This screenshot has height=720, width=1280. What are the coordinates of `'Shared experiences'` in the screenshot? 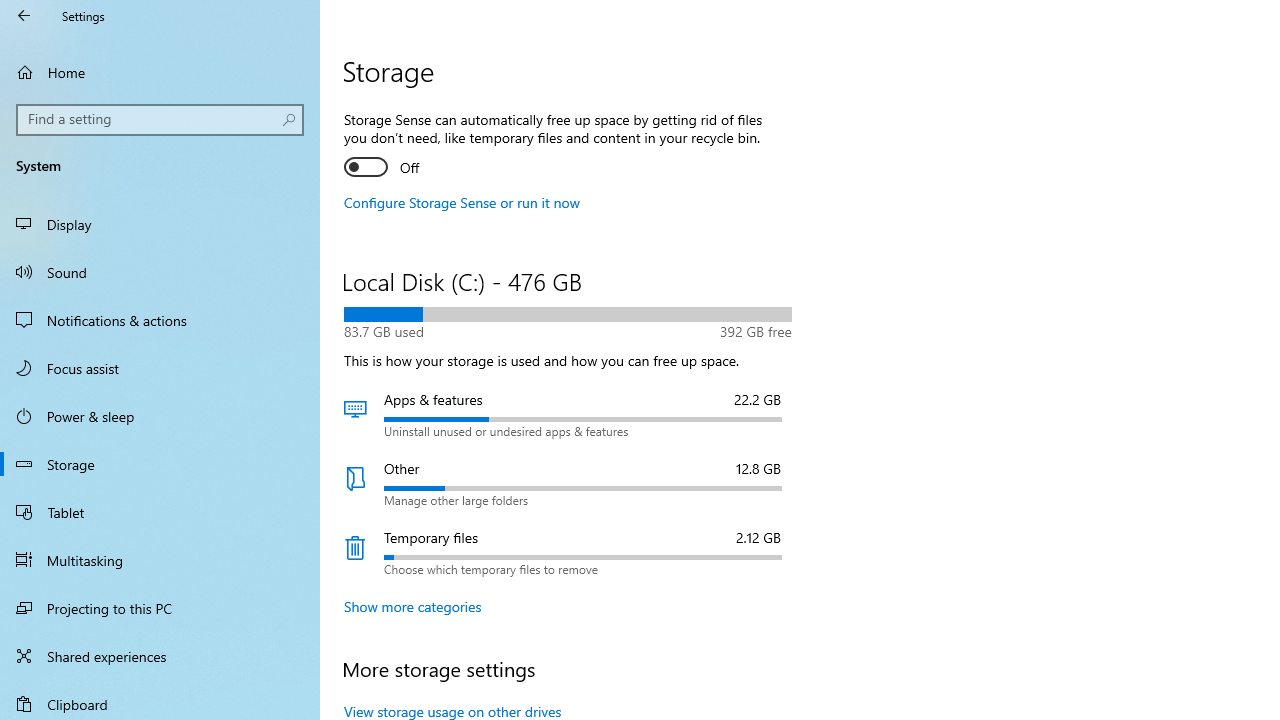 It's located at (160, 655).